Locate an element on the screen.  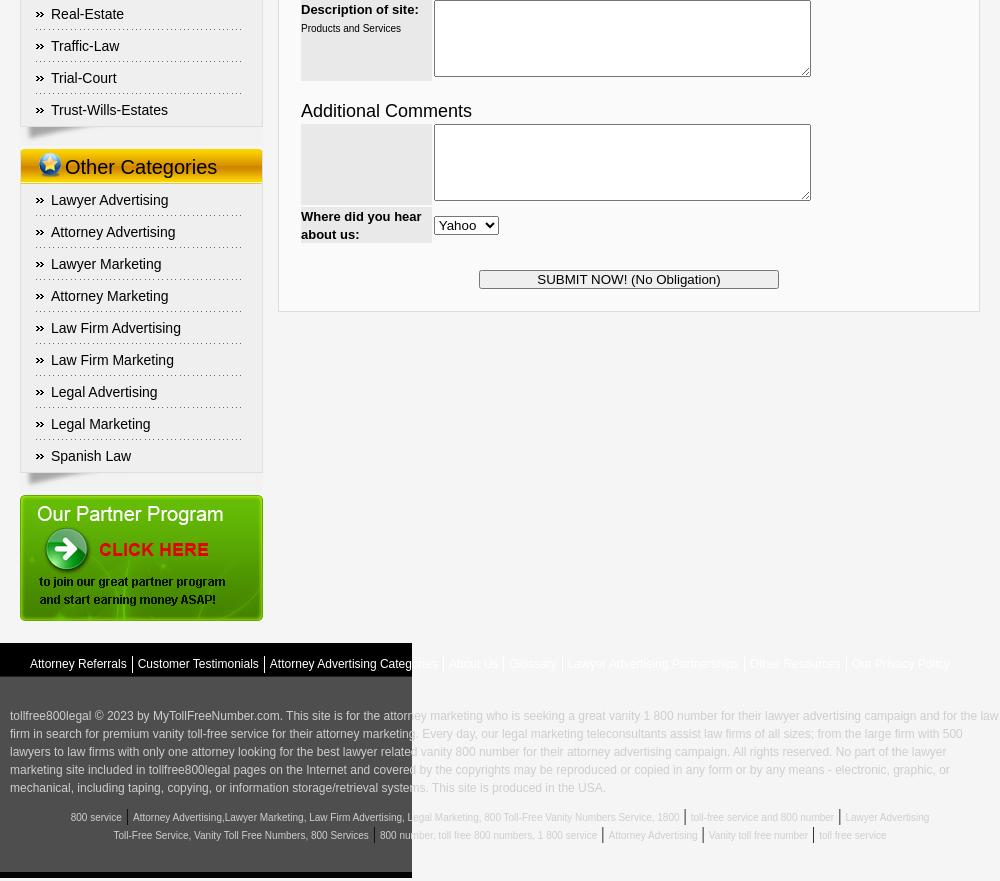
'who is seeking a great vanity 1 800 number for their' is located at coordinates (622, 715).